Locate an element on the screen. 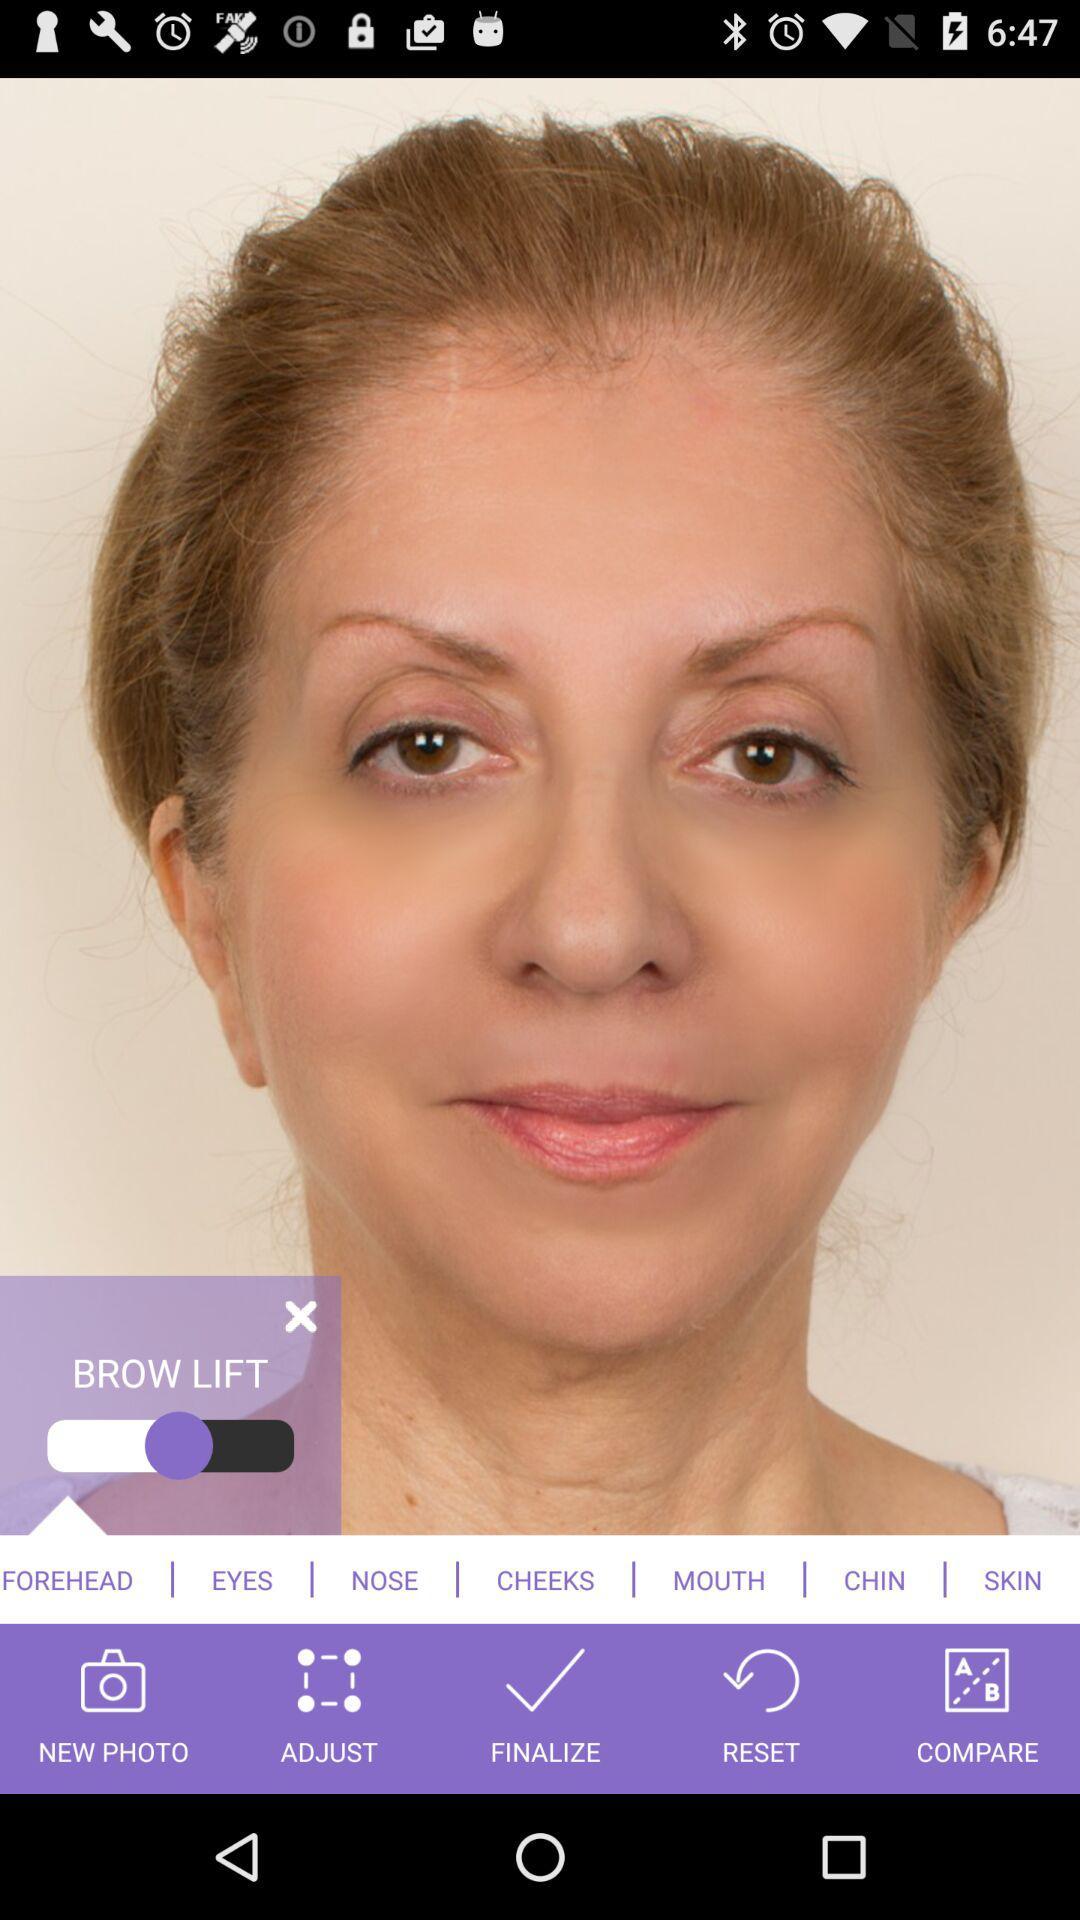 The image size is (1080, 1920). the close icon is located at coordinates (300, 1407).